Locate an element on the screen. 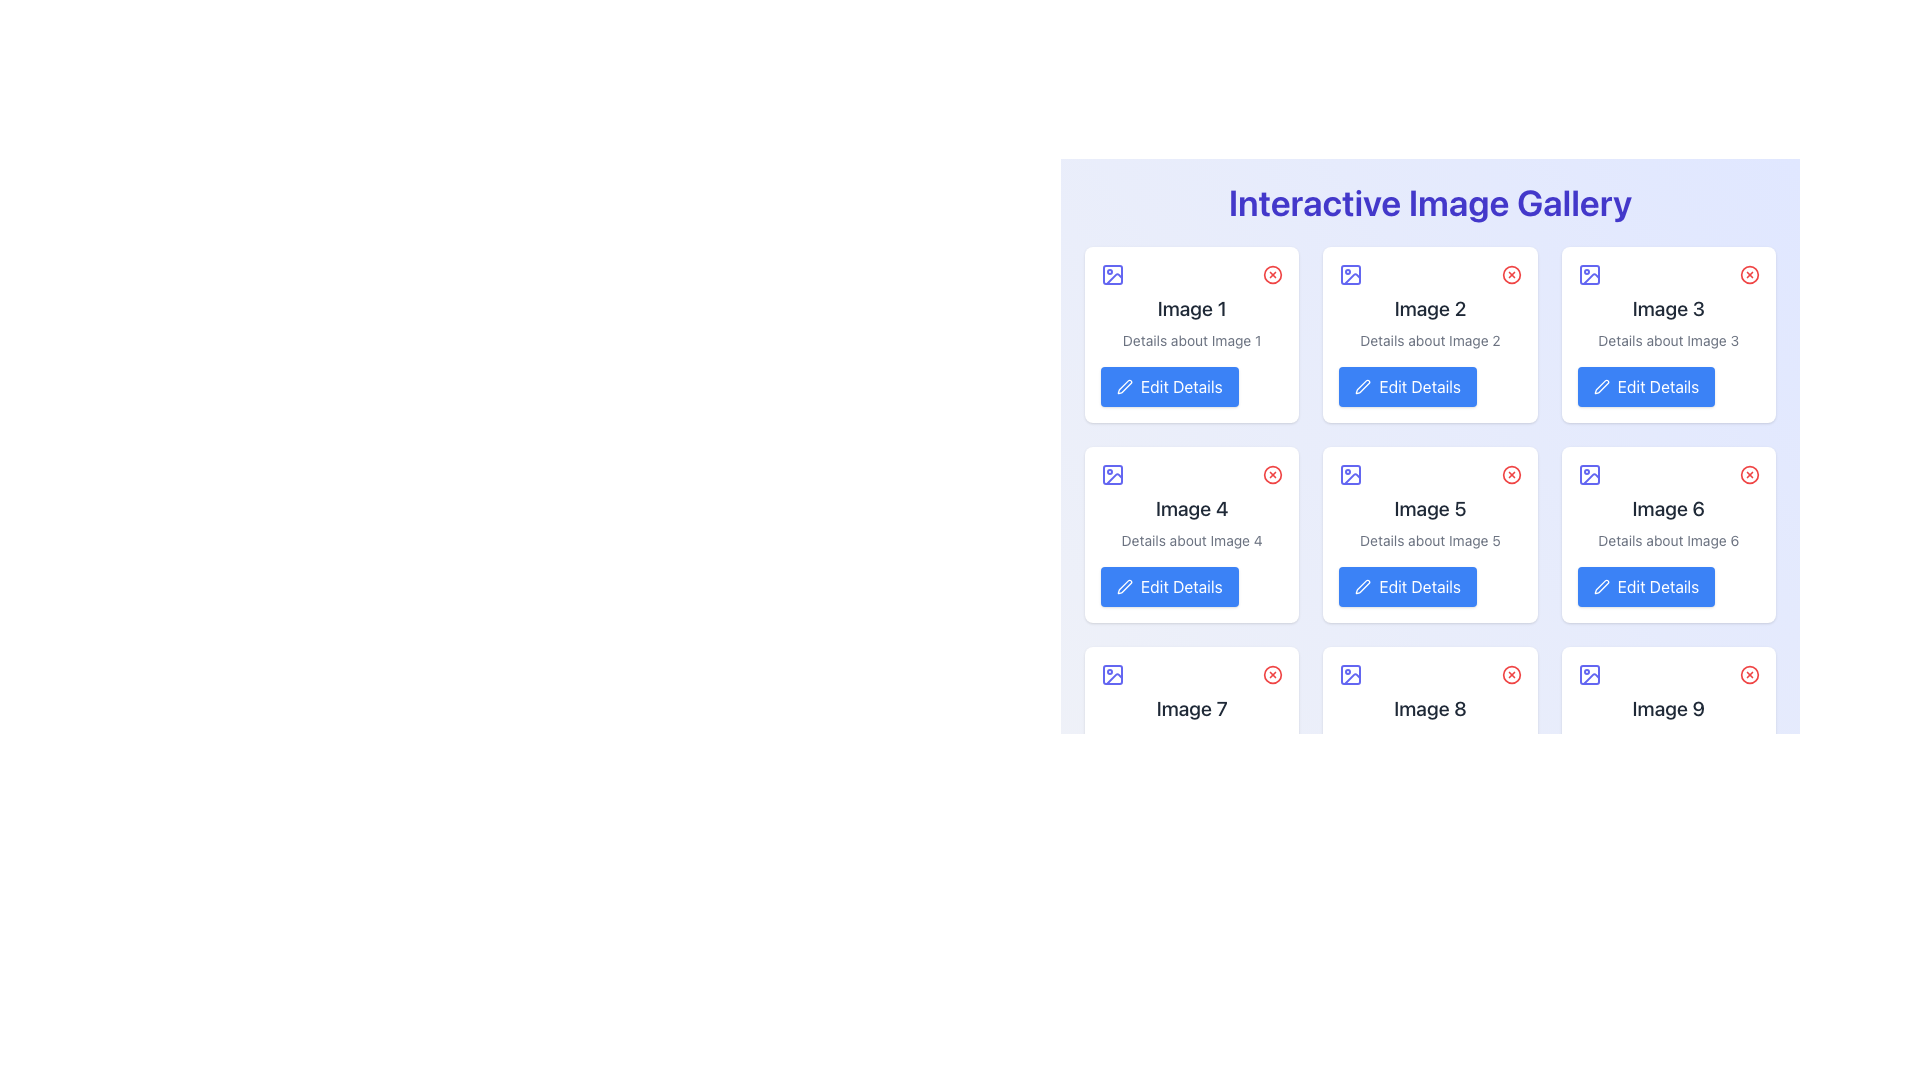 The image size is (1920, 1080). the 'Edit Details' button with a blue background and pen icon located in the card labeled 'Image 6' is located at coordinates (1646, 585).